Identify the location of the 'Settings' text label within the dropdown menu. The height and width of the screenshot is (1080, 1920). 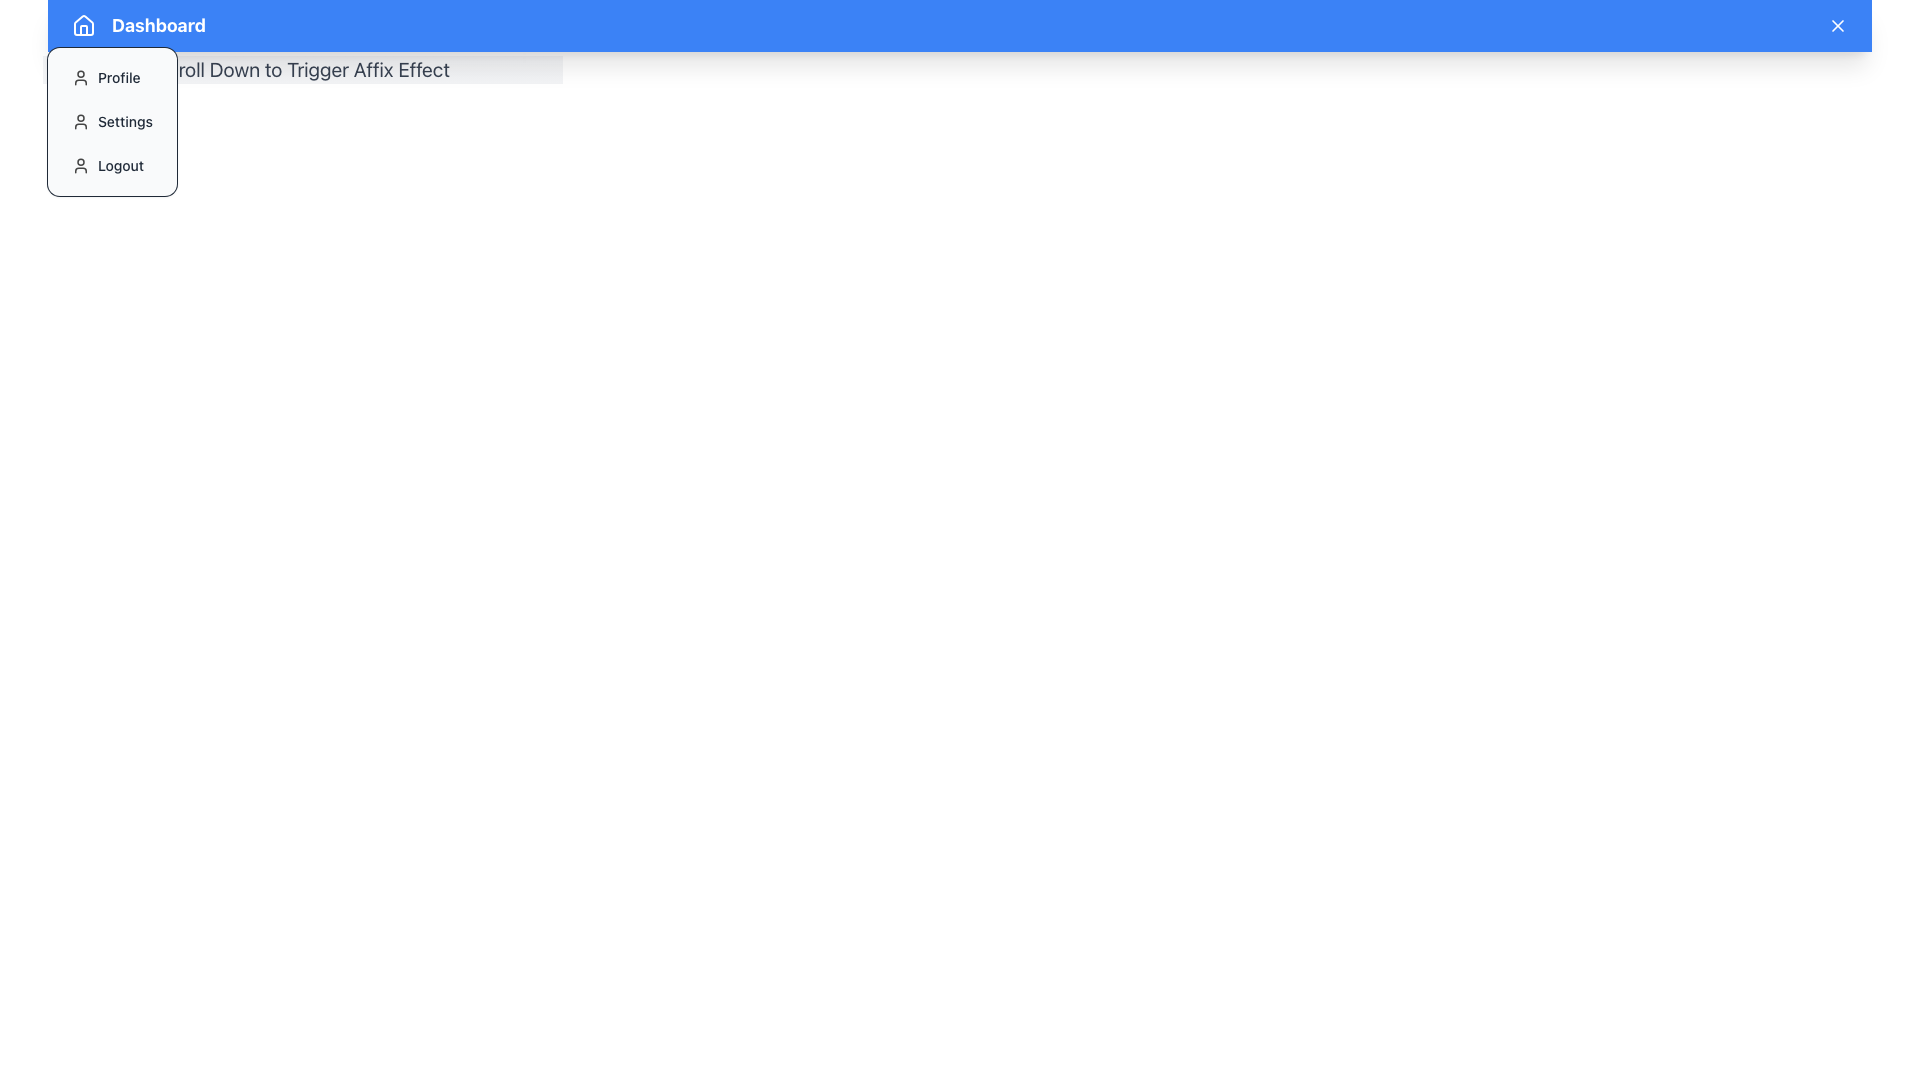
(124, 122).